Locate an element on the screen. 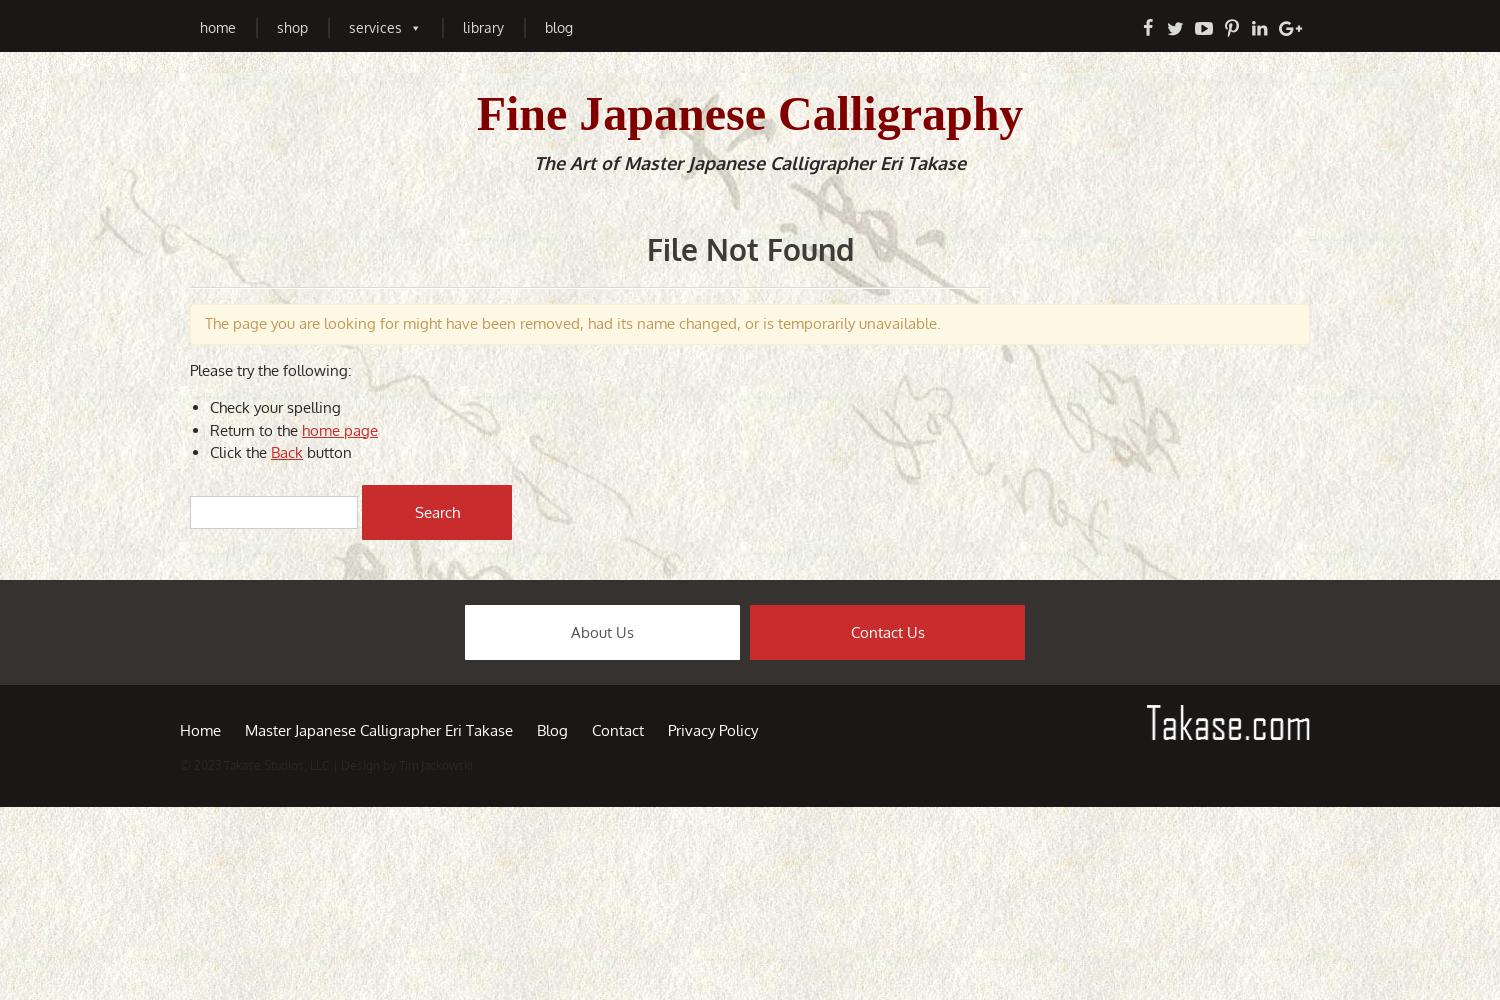 Image resolution: width=1500 pixels, height=1000 pixels. 'Click the' is located at coordinates (239, 451).